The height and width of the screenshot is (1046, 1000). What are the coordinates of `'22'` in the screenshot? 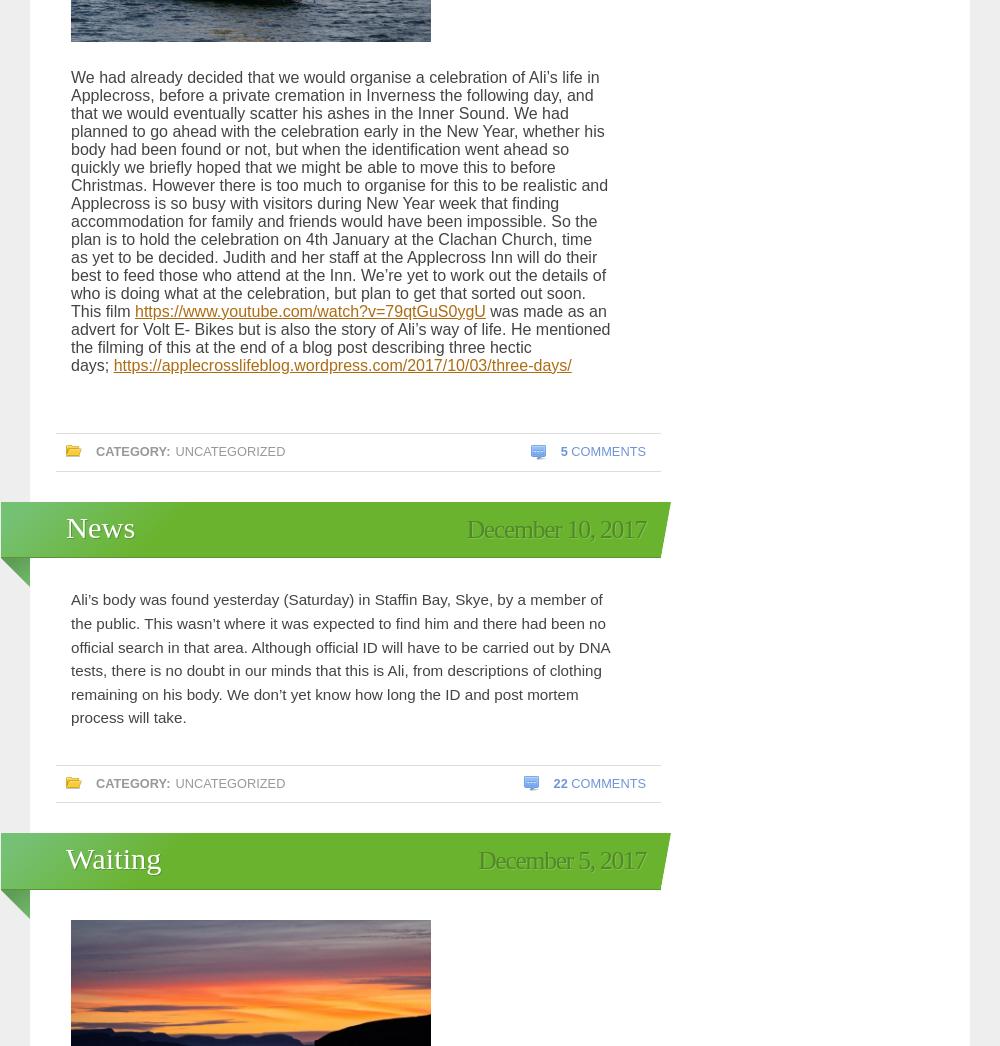 It's located at (560, 781).